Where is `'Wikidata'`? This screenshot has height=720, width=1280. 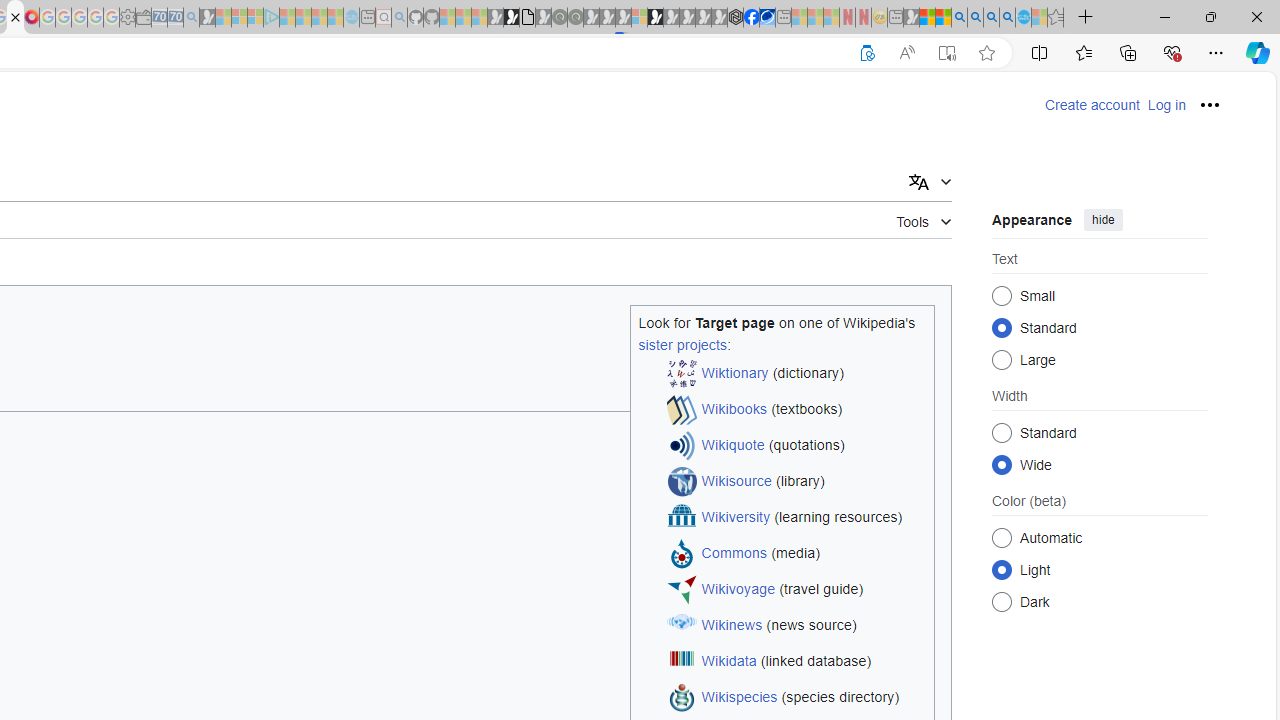
'Wikidata' is located at coordinates (727, 661).